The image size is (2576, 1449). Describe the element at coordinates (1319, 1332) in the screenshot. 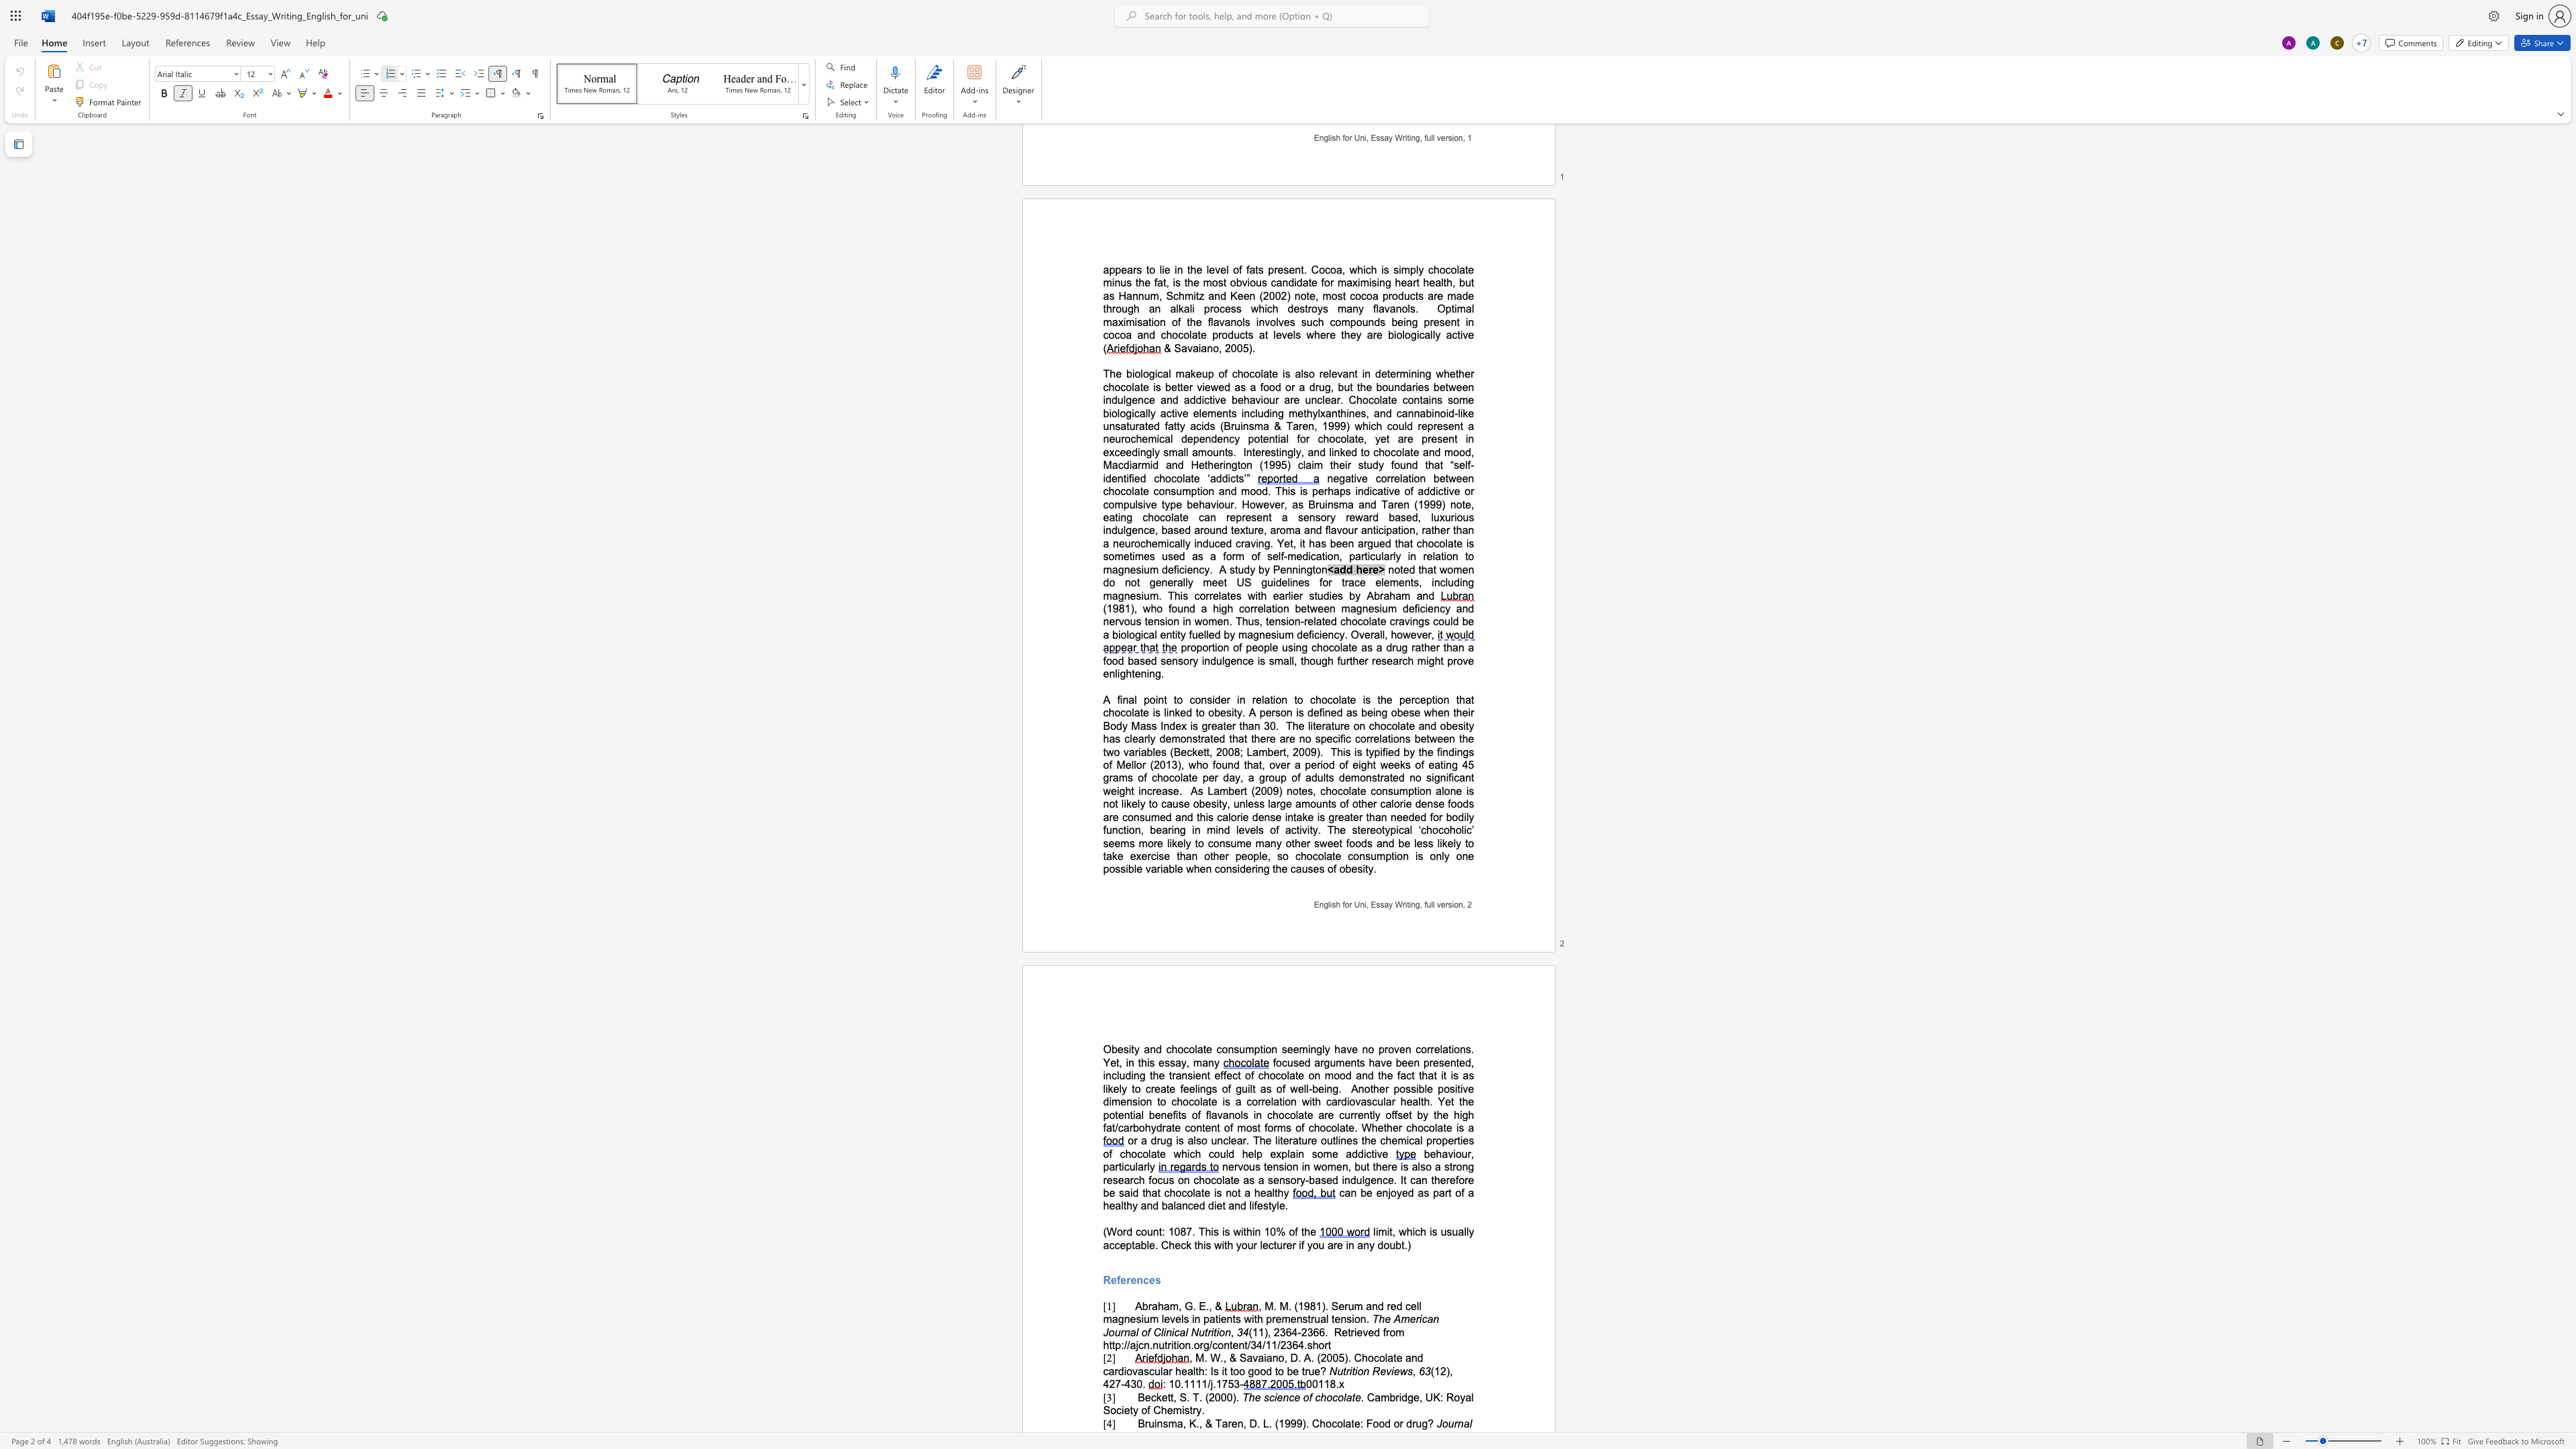

I see `the space between the continuous character "6" and "6" in the text` at that location.